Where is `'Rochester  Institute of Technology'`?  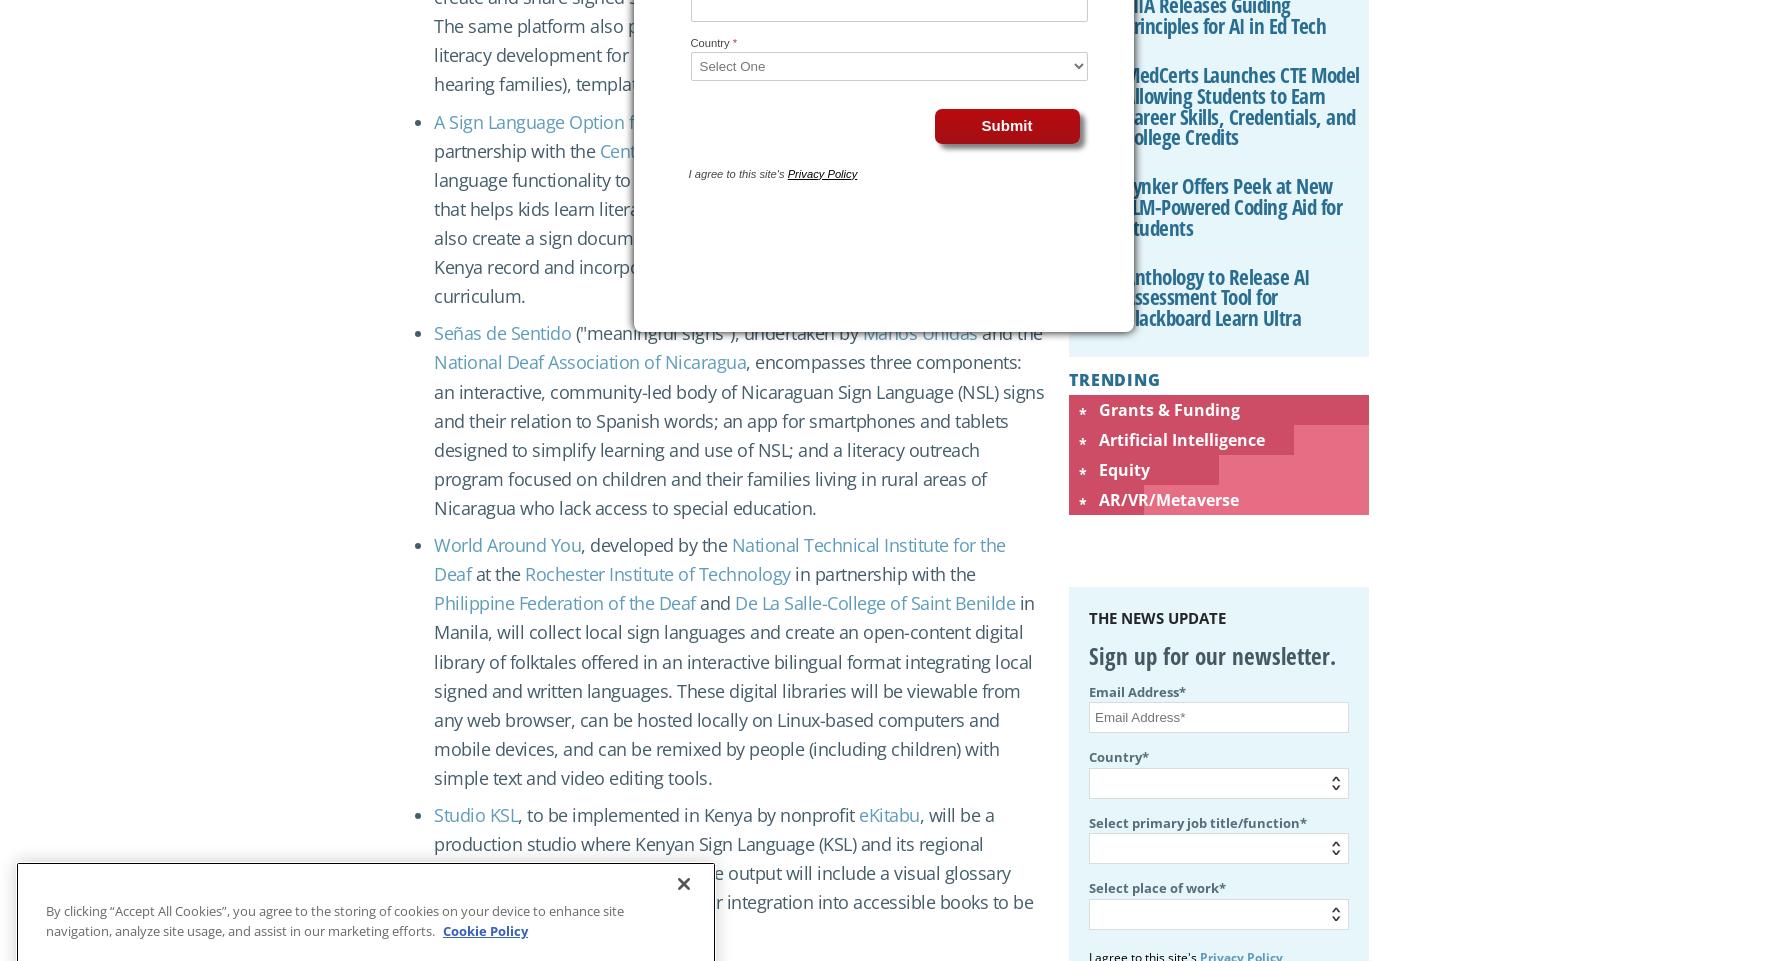 'Rochester  Institute of Technology' is located at coordinates (523, 573).